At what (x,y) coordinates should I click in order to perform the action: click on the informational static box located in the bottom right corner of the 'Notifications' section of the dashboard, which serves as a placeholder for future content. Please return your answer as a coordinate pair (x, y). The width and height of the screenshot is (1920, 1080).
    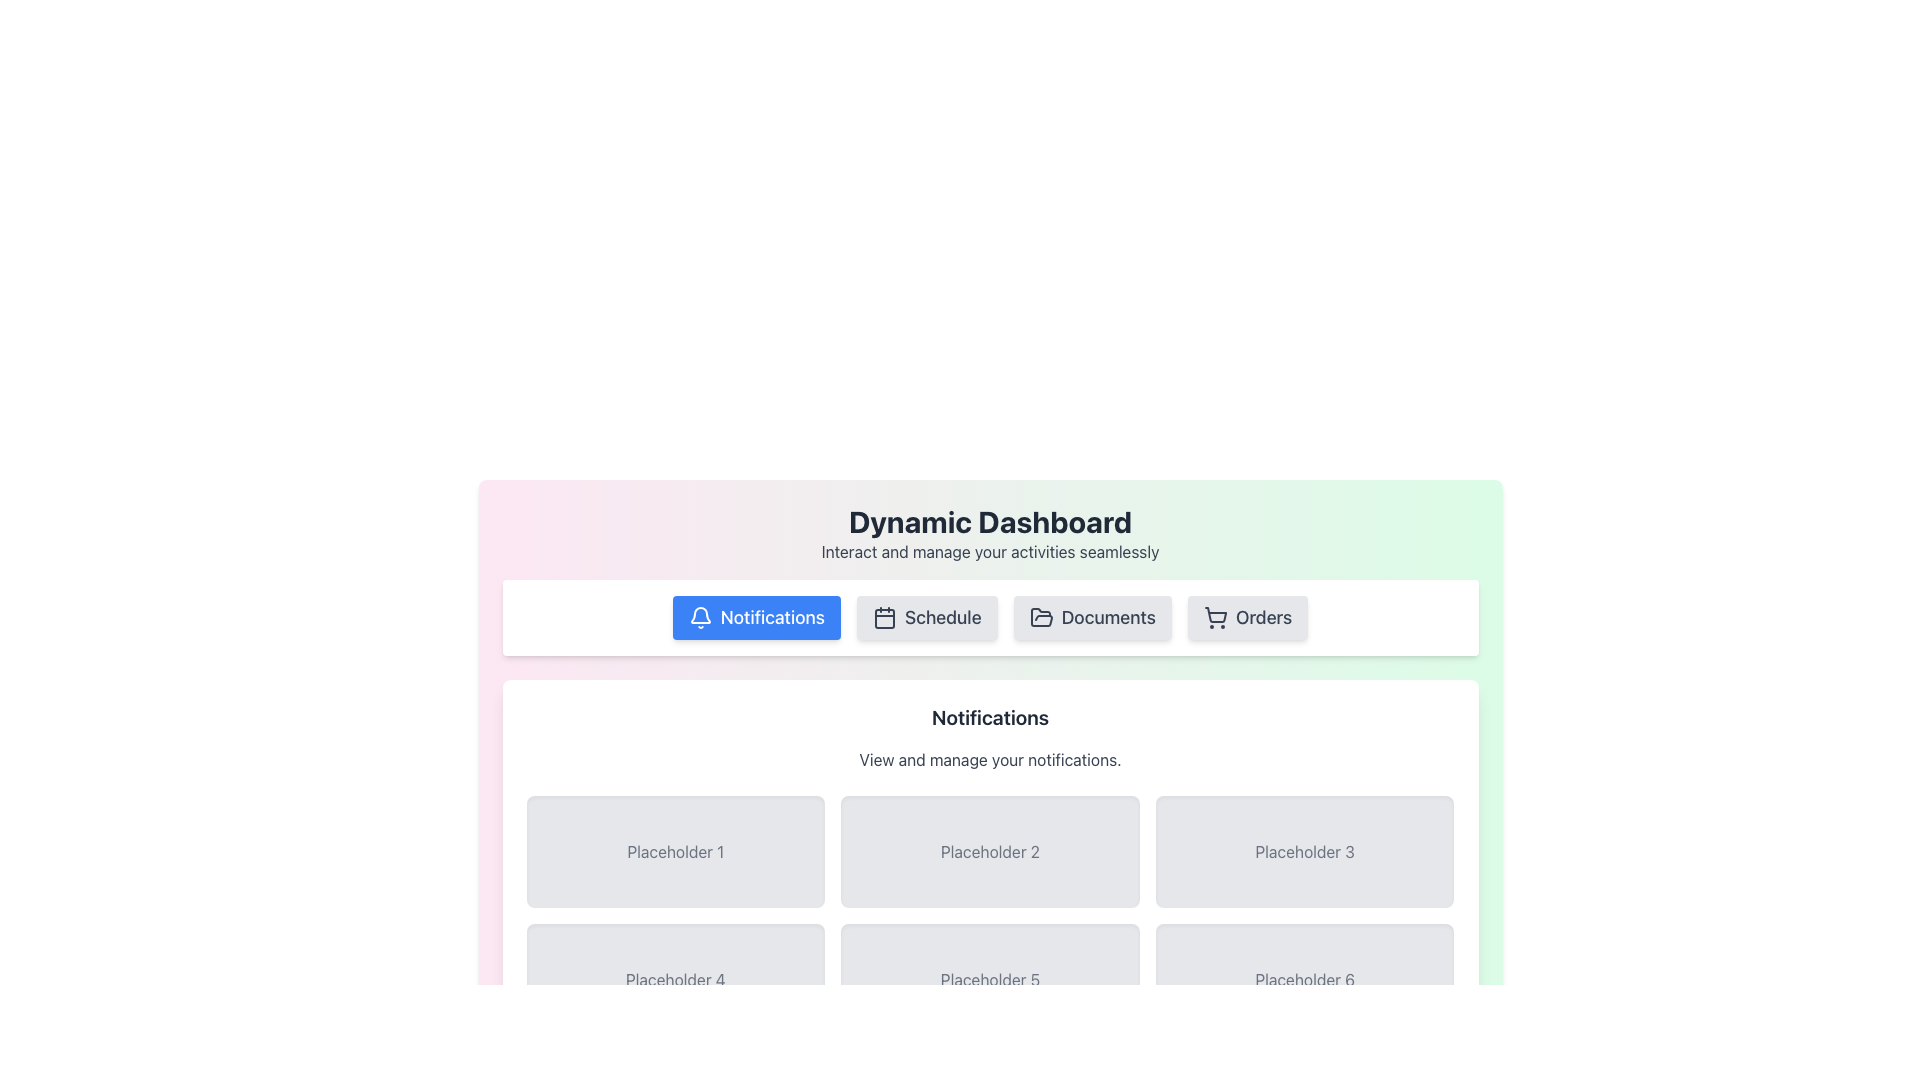
    Looking at the image, I should click on (1305, 978).